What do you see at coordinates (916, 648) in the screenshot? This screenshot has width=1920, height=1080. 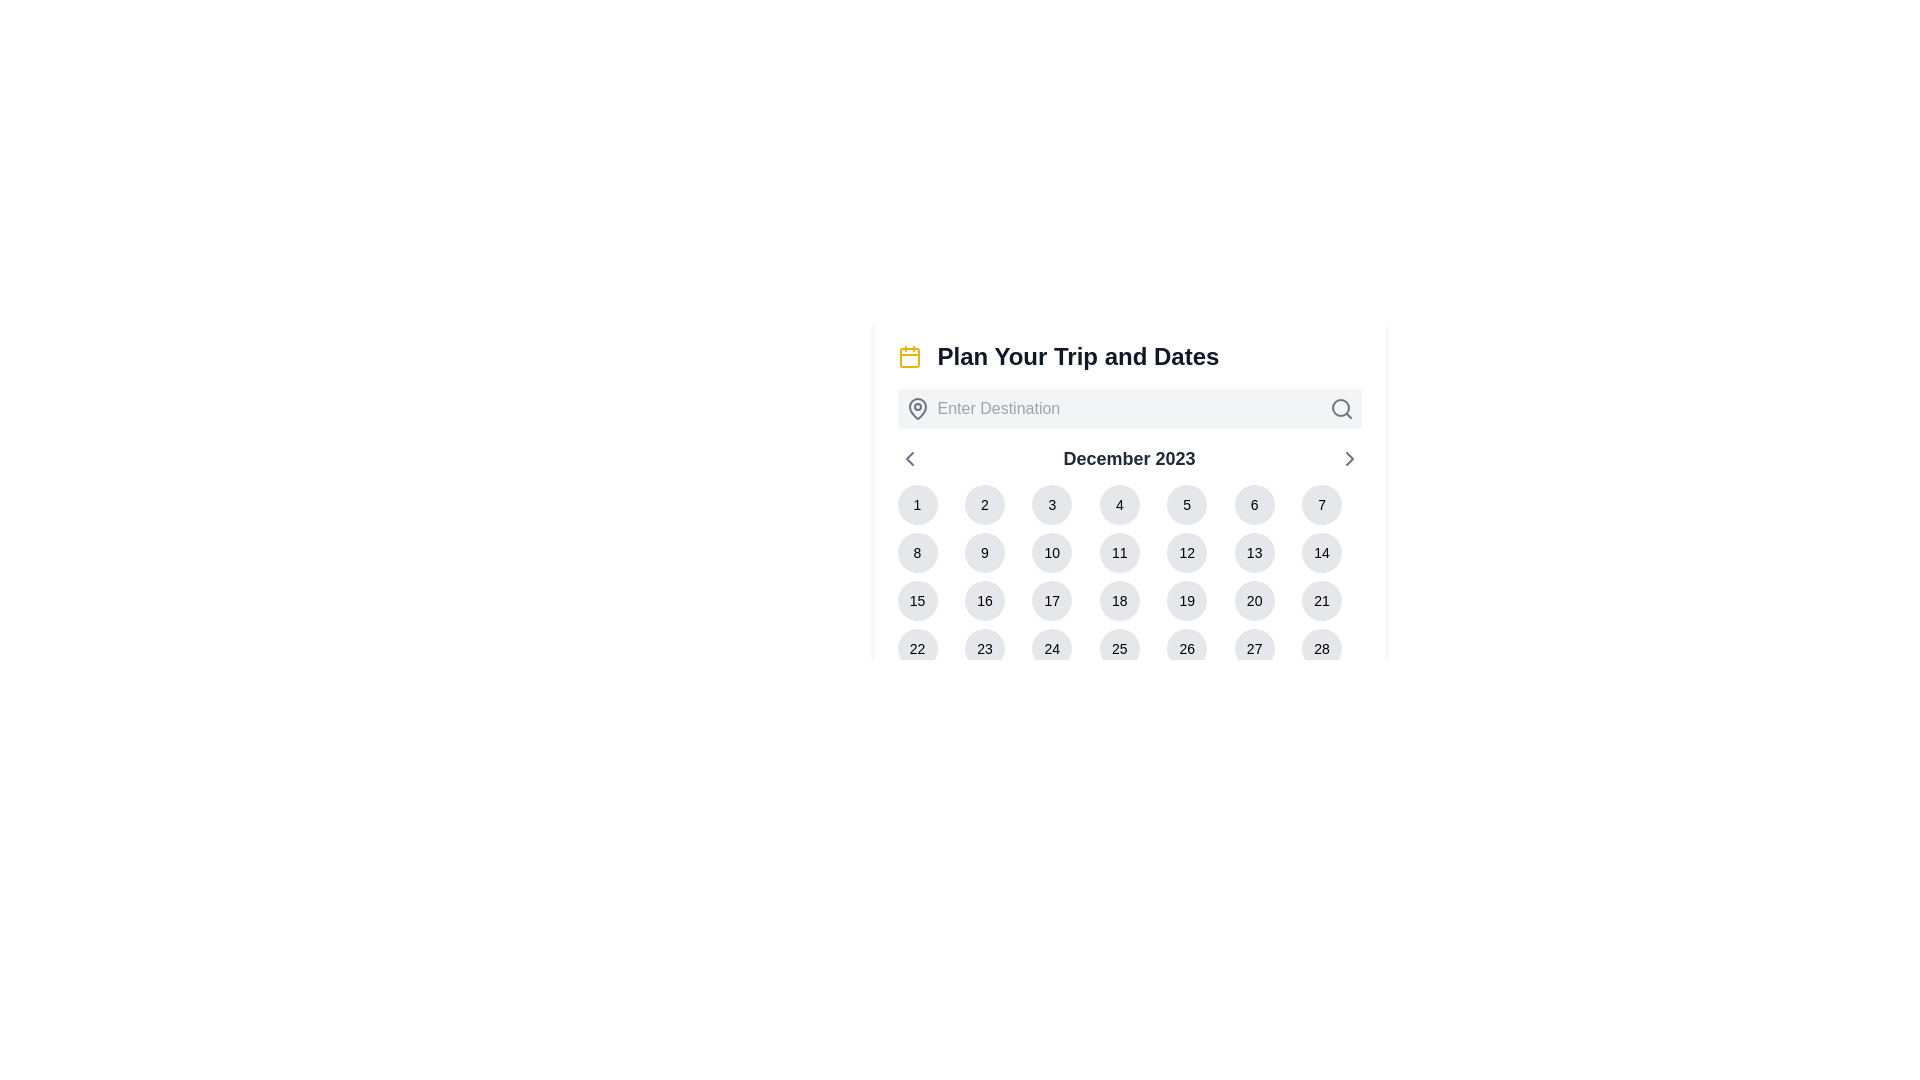 I see `the button representing a selectable date in the date-picker interface, located in the seventh row and first column of the grid layout` at bounding box center [916, 648].